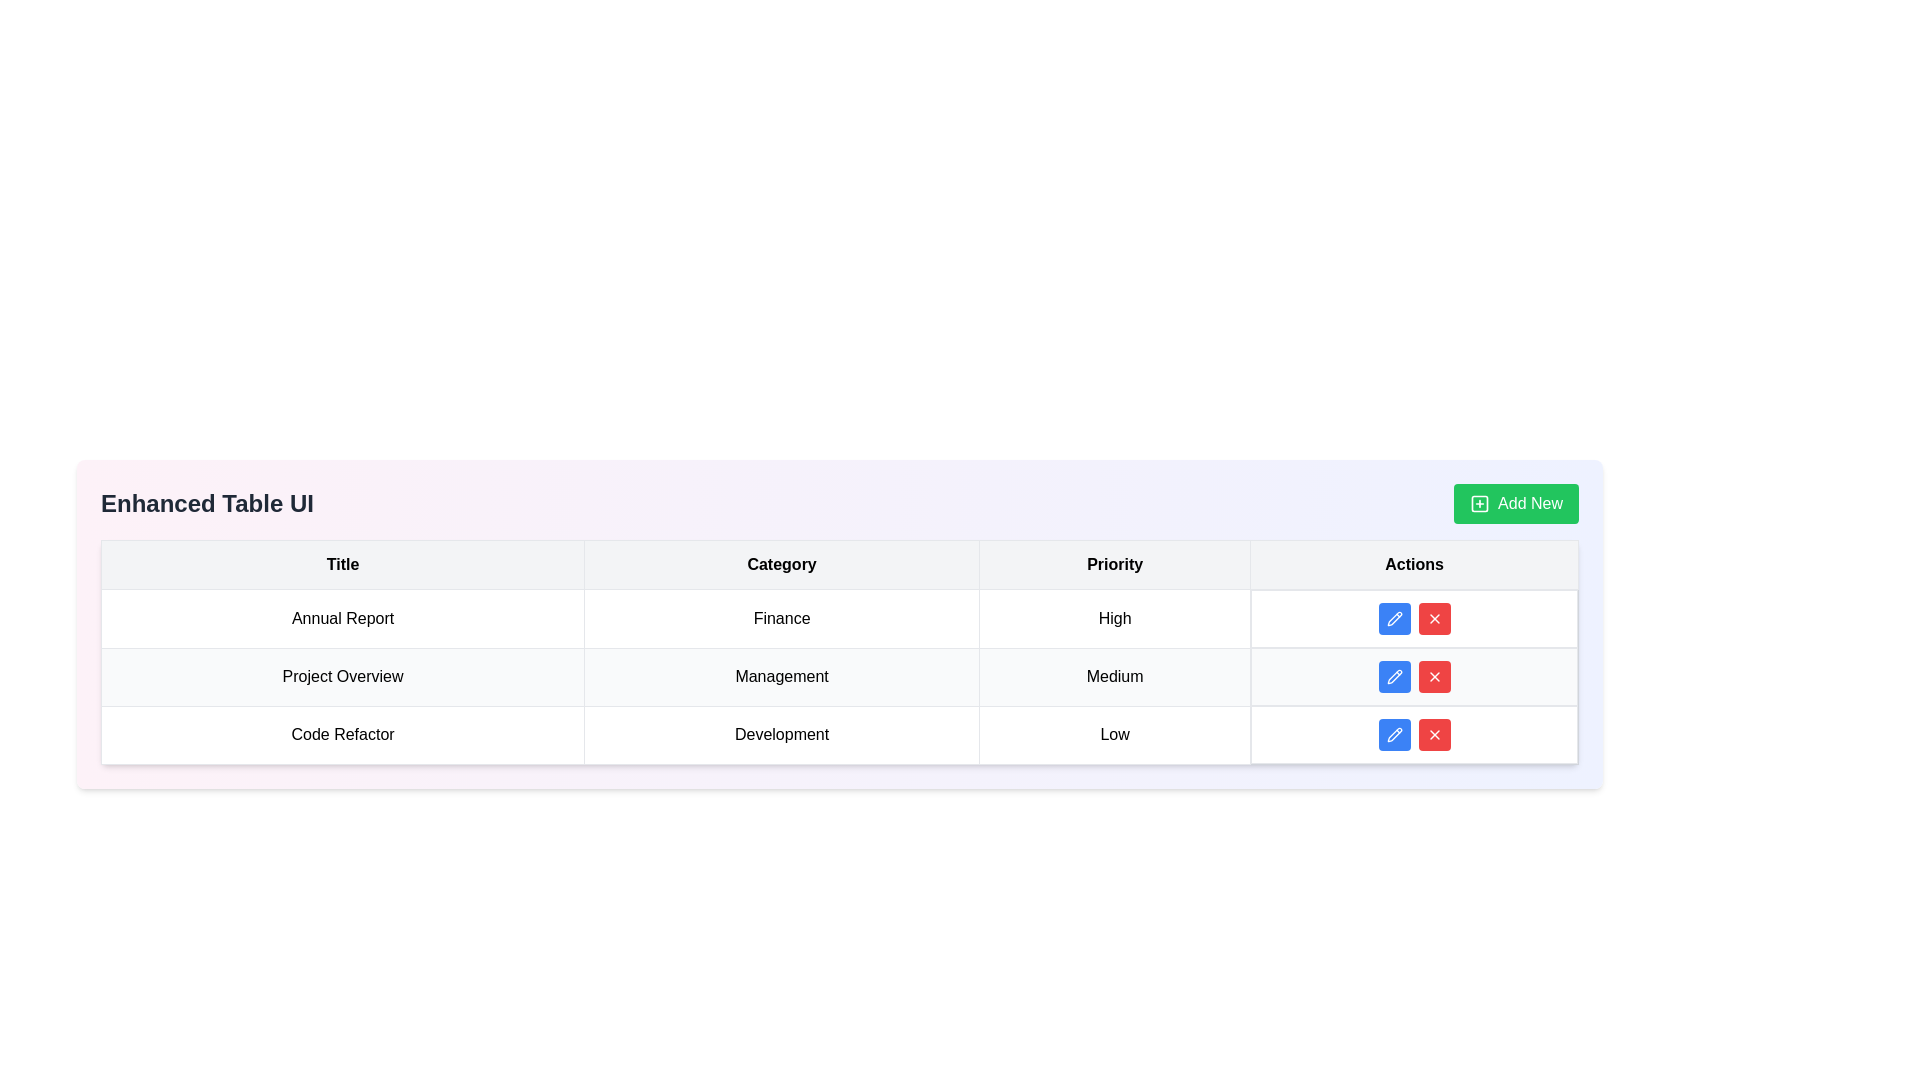 This screenshot has height=1080, width=1920. I want to click on the blue pencil button in the Actions control group for the 'Code Refactor' row to initiate editing, so click(1413, 735).